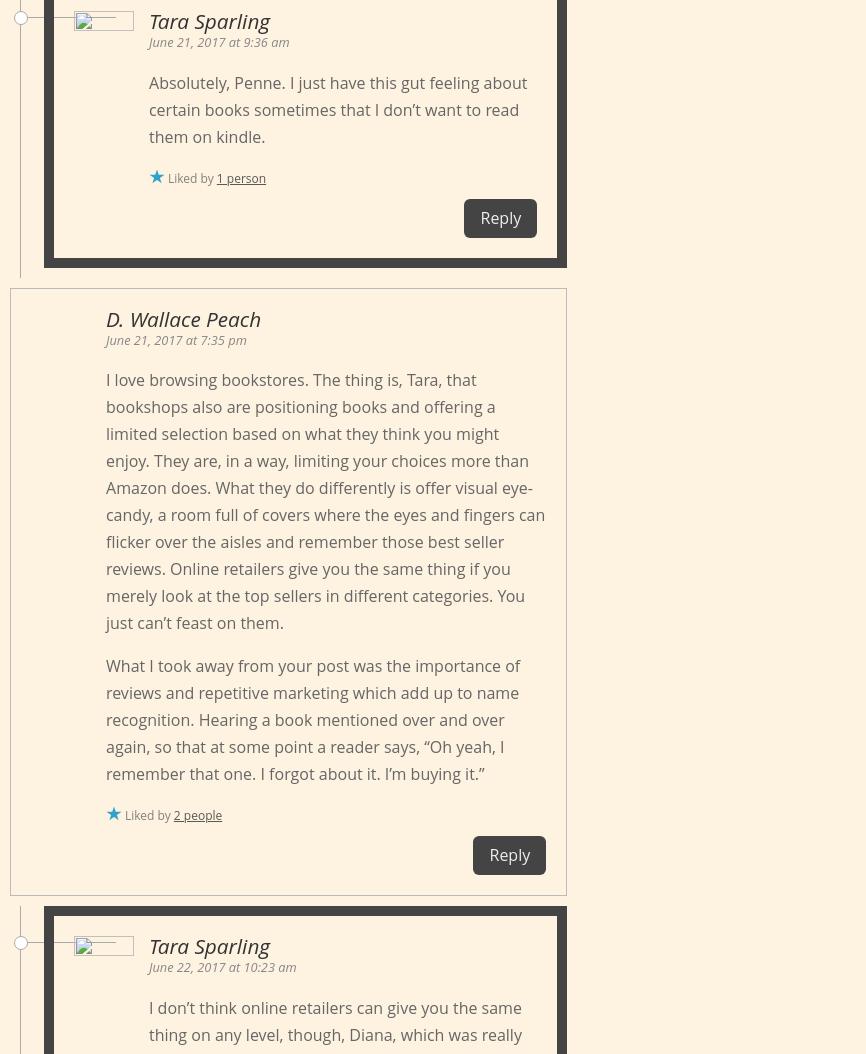 Image resolution: width=866 pixels, height=1054 pixels. Describe the element at coordinates (324, 500) in the screenshot. I see `'I love browsing bookstores. The thing is, Tara, that bookshops also are positioning books and offering a limited selection based on what they think you might enjoy. They are, in a way, limiting your choices more than Amazon does. What they do differently is offer visual eye-candy, a room full of covers where the eyes and fingers can flicker over the aisles and remember those best seller reviews. Online retailers give you the same thing if you merely look at the top sellers in different categories. You just can’t feast on them.'` at that location.